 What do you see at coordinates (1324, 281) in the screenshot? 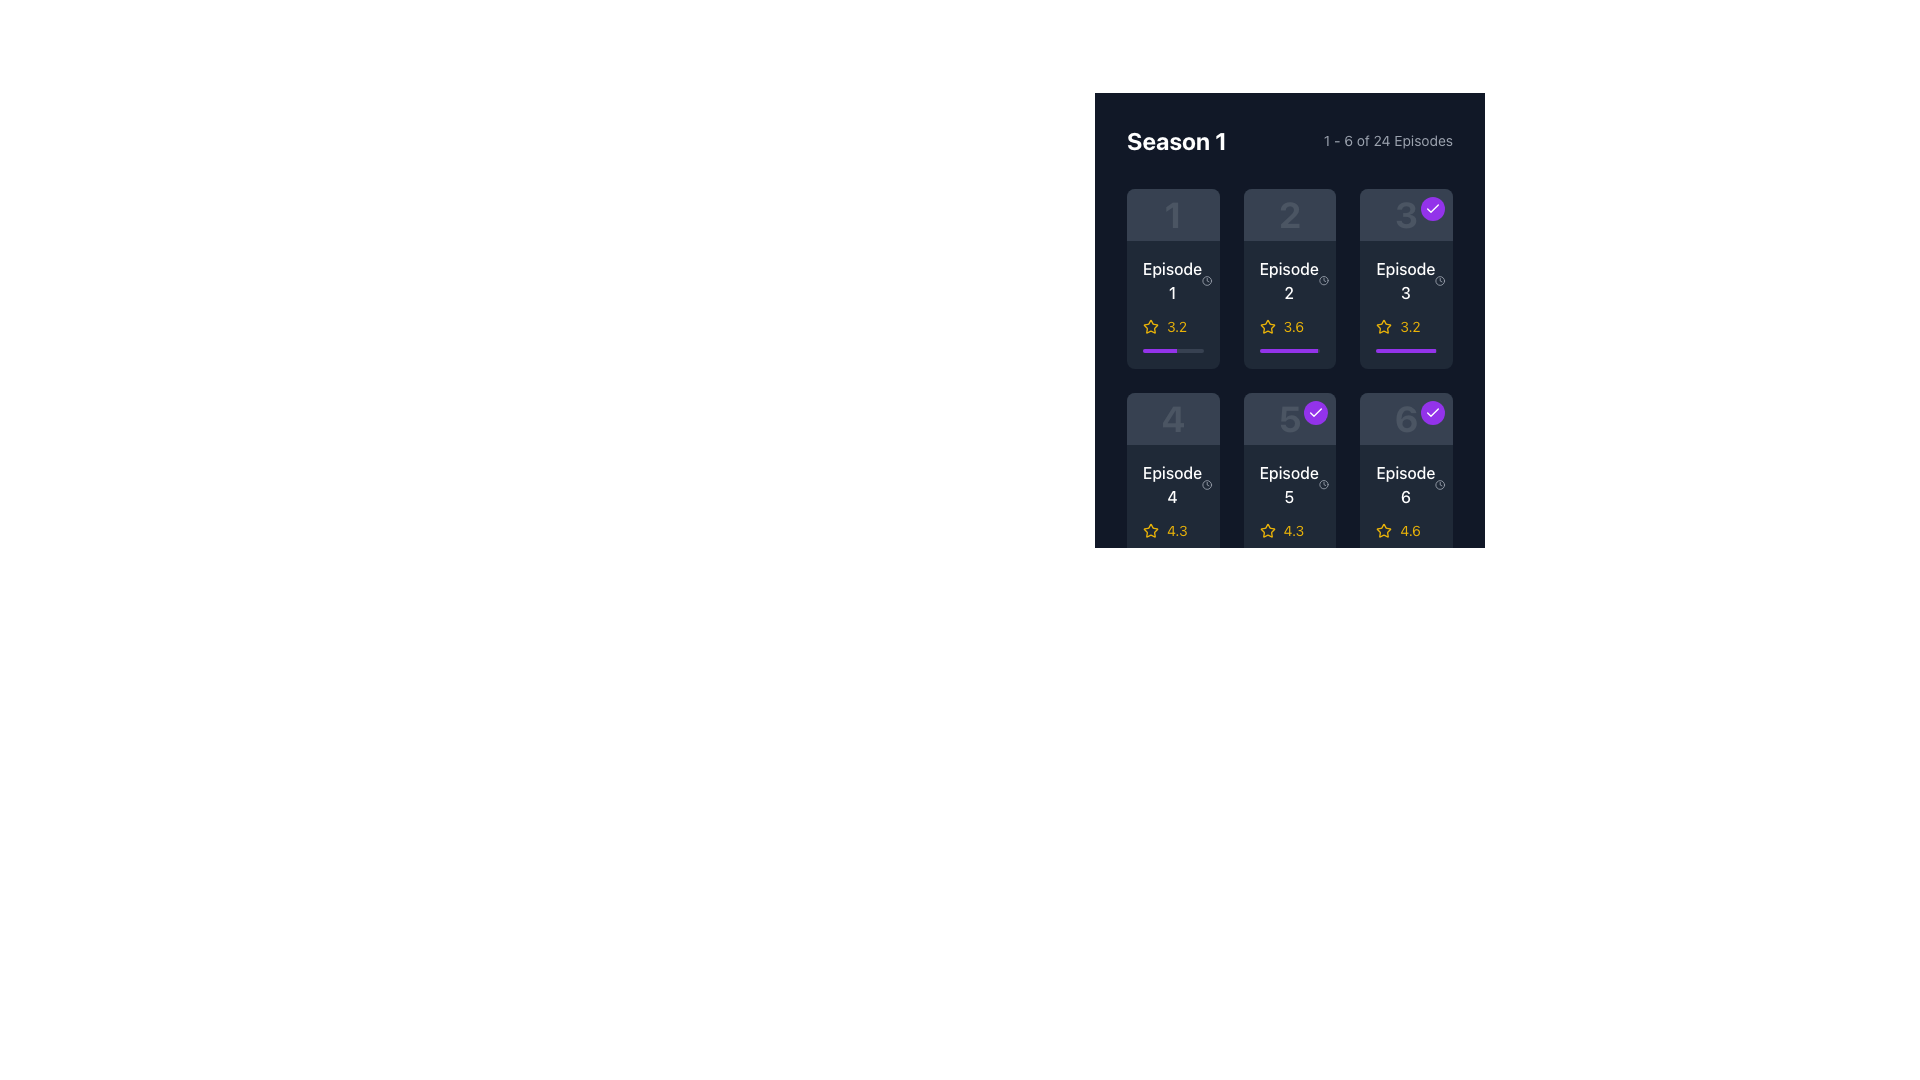
I see `the clock icon located to the left of the text '42 min' in the second position of the grid layout for Episode 2` at bounding box center [1324, 281].